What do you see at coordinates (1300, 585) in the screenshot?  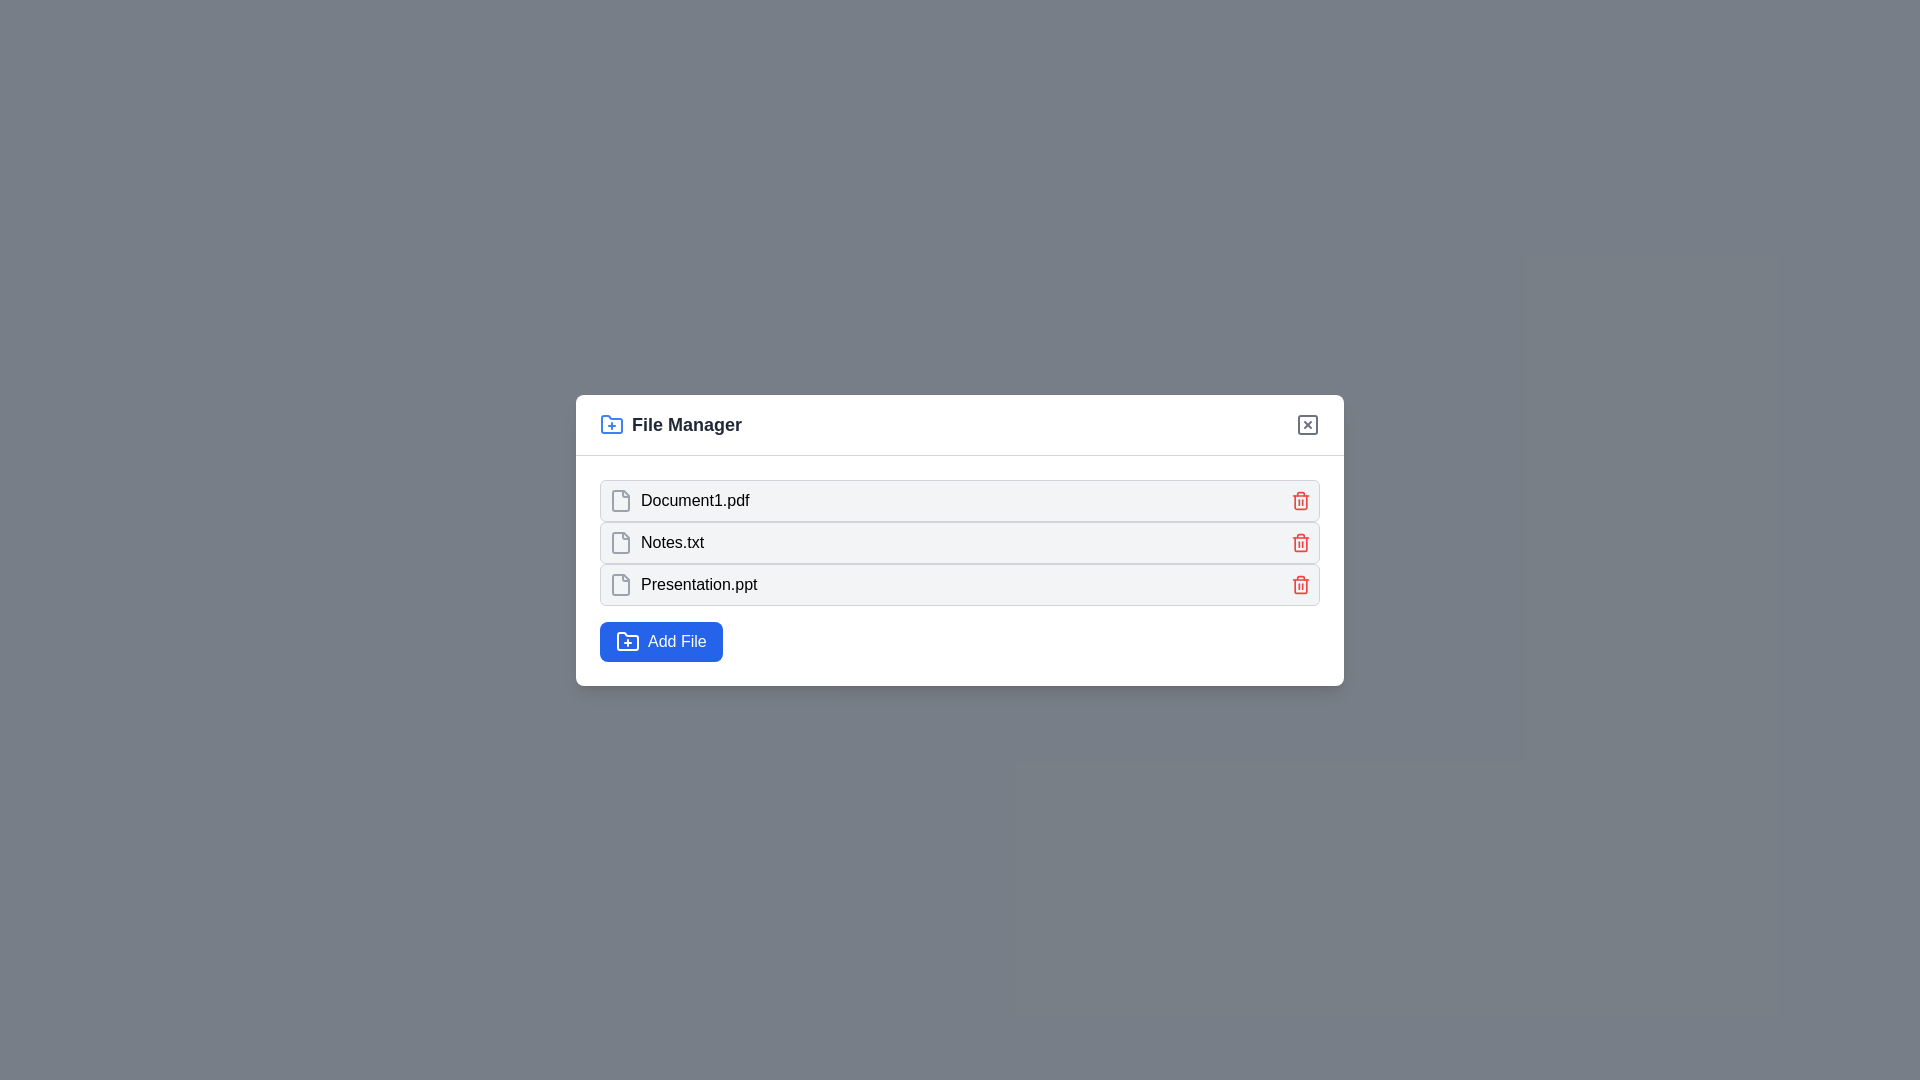 I see `the trash bin icon next to the file name 'Presentation.ppt' in the File Manager interface` at bounding box center [1300, 585].